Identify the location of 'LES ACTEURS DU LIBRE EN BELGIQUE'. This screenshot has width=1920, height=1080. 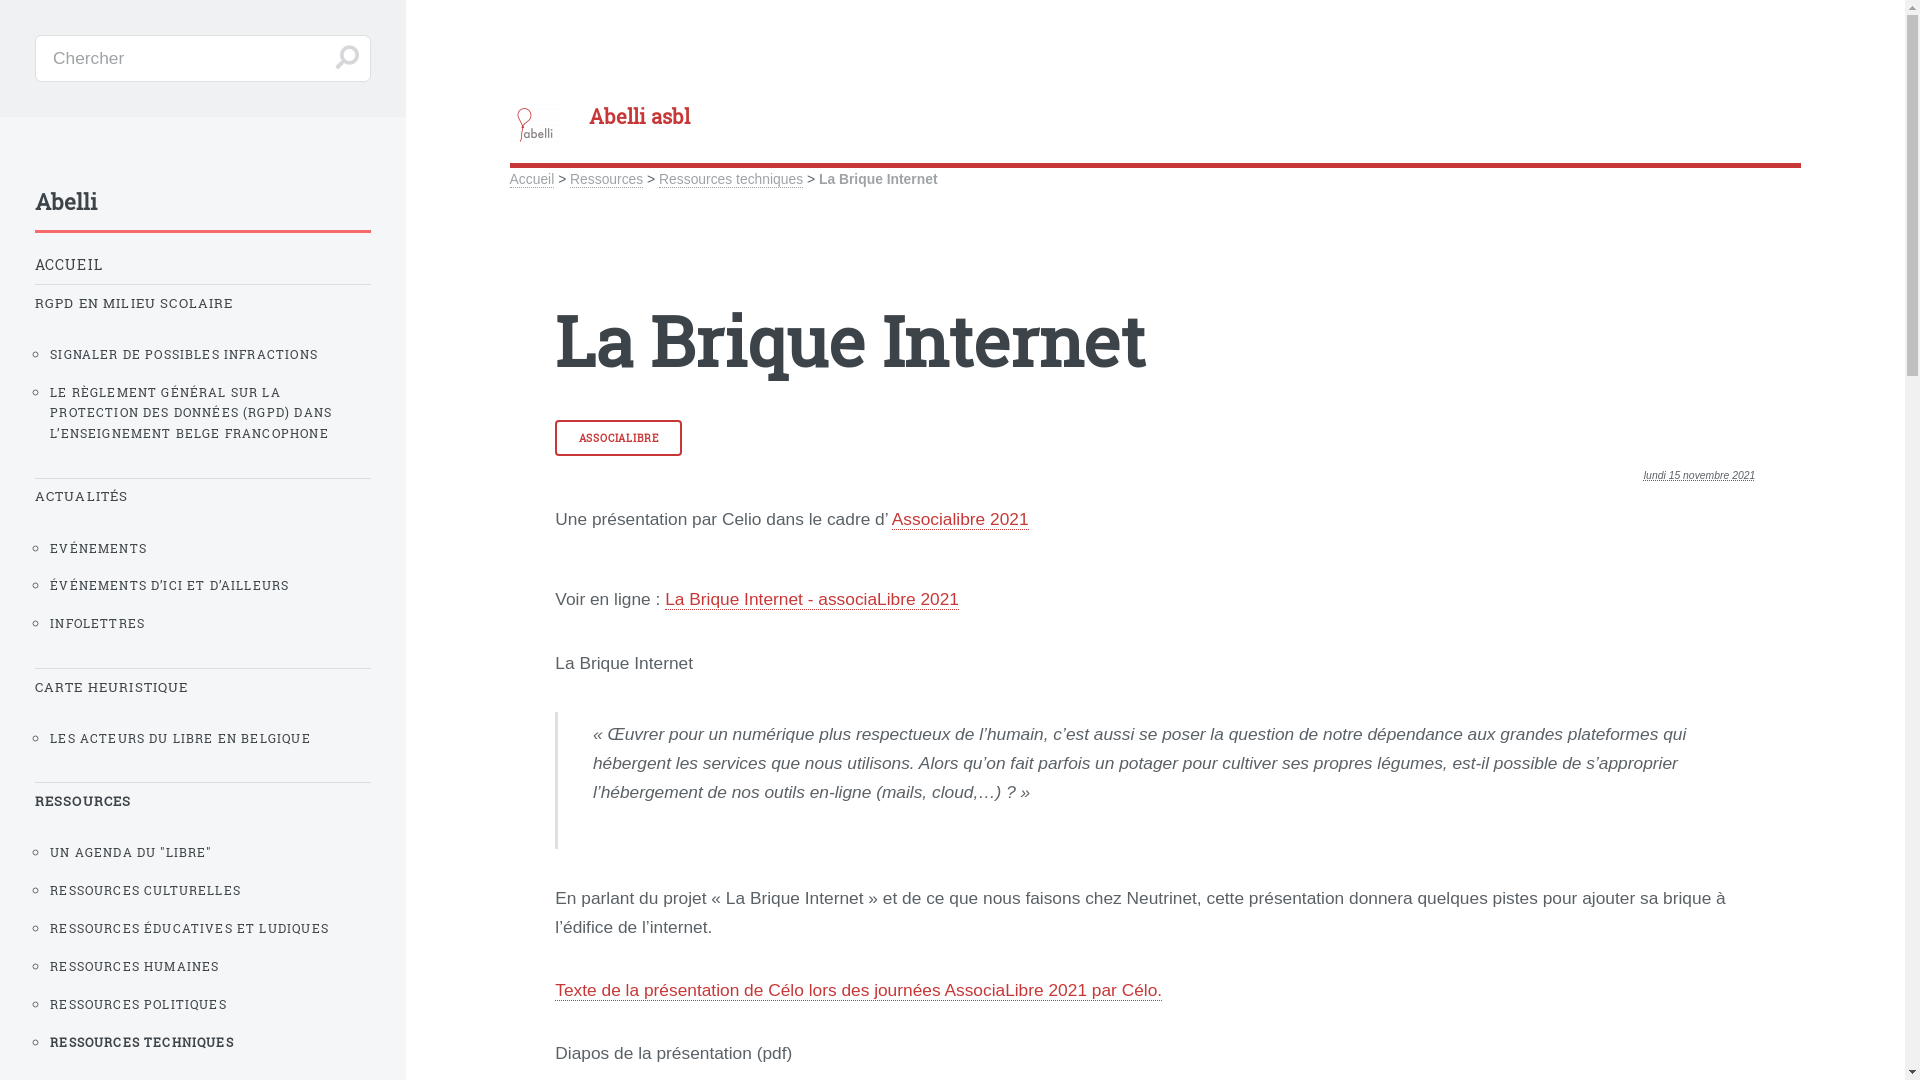
(210, 738).